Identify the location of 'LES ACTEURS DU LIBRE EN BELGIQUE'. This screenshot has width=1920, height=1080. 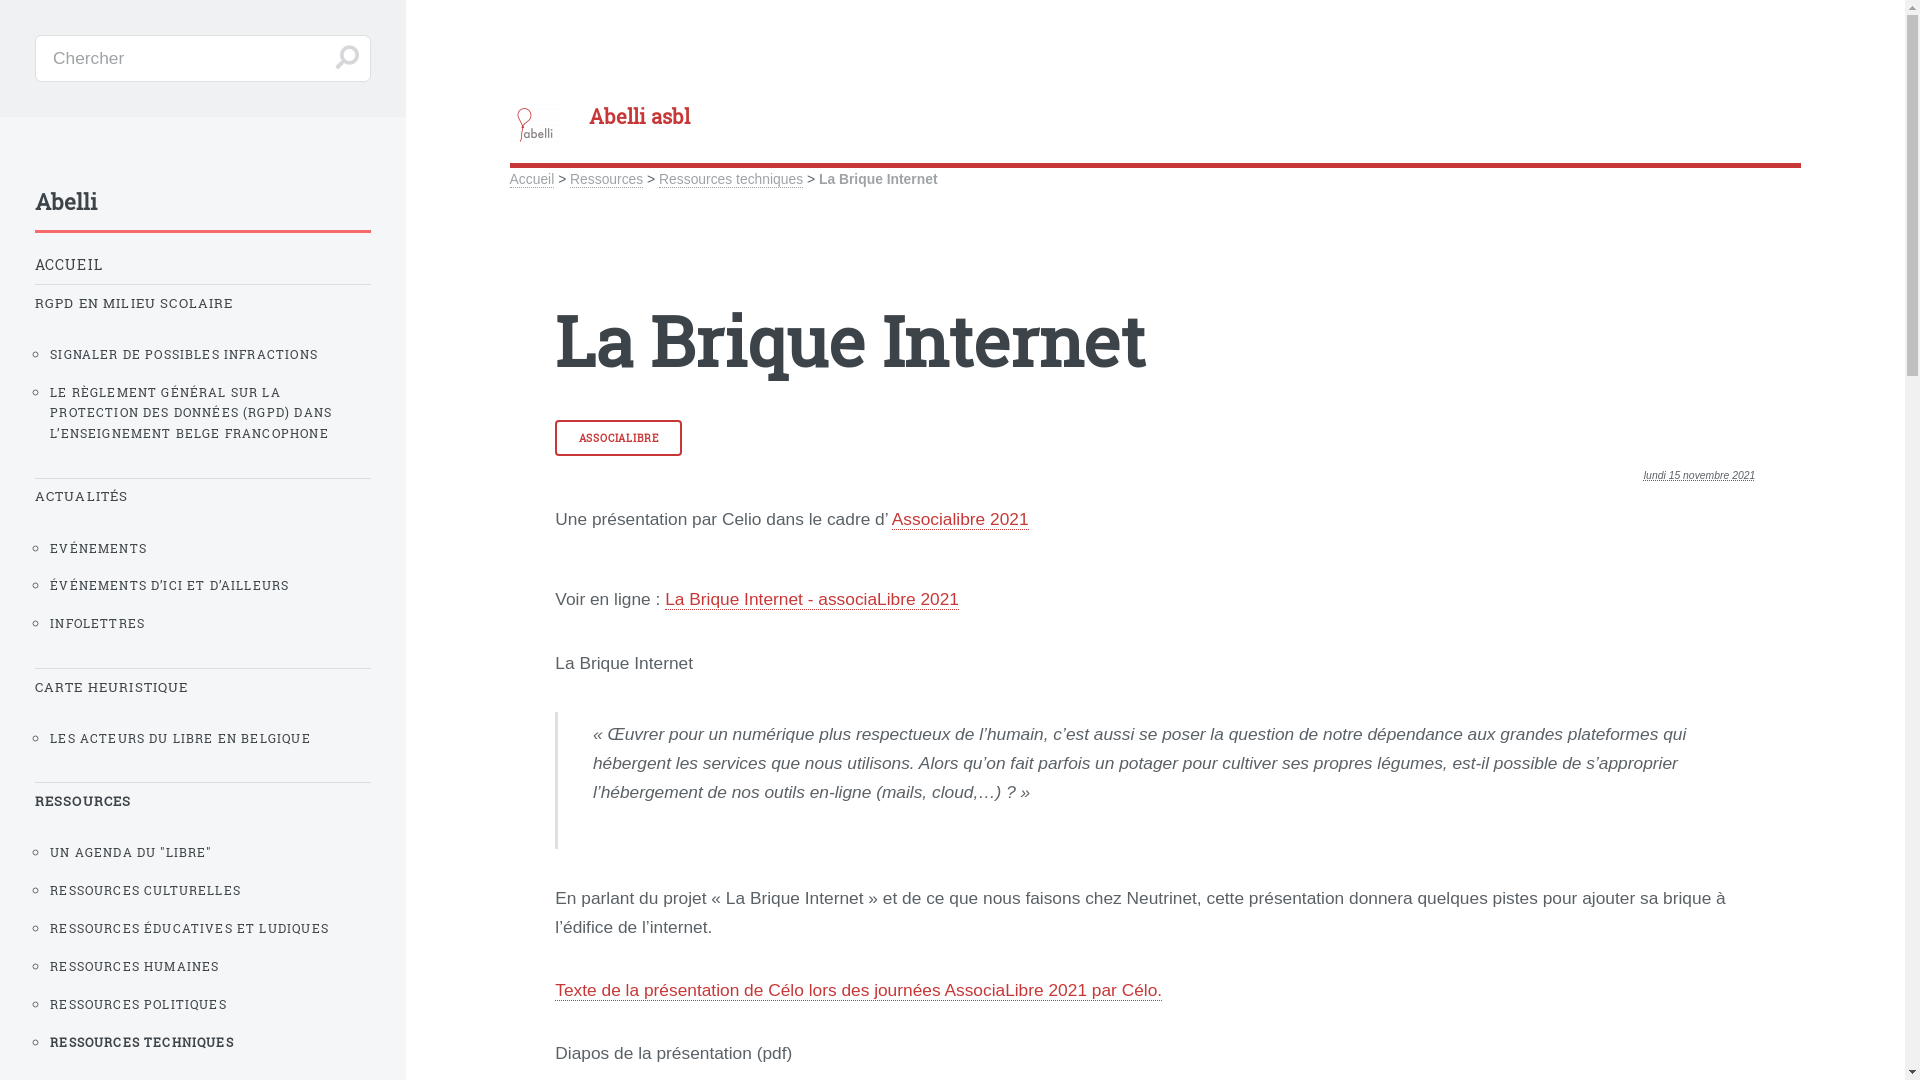
(210, 738).